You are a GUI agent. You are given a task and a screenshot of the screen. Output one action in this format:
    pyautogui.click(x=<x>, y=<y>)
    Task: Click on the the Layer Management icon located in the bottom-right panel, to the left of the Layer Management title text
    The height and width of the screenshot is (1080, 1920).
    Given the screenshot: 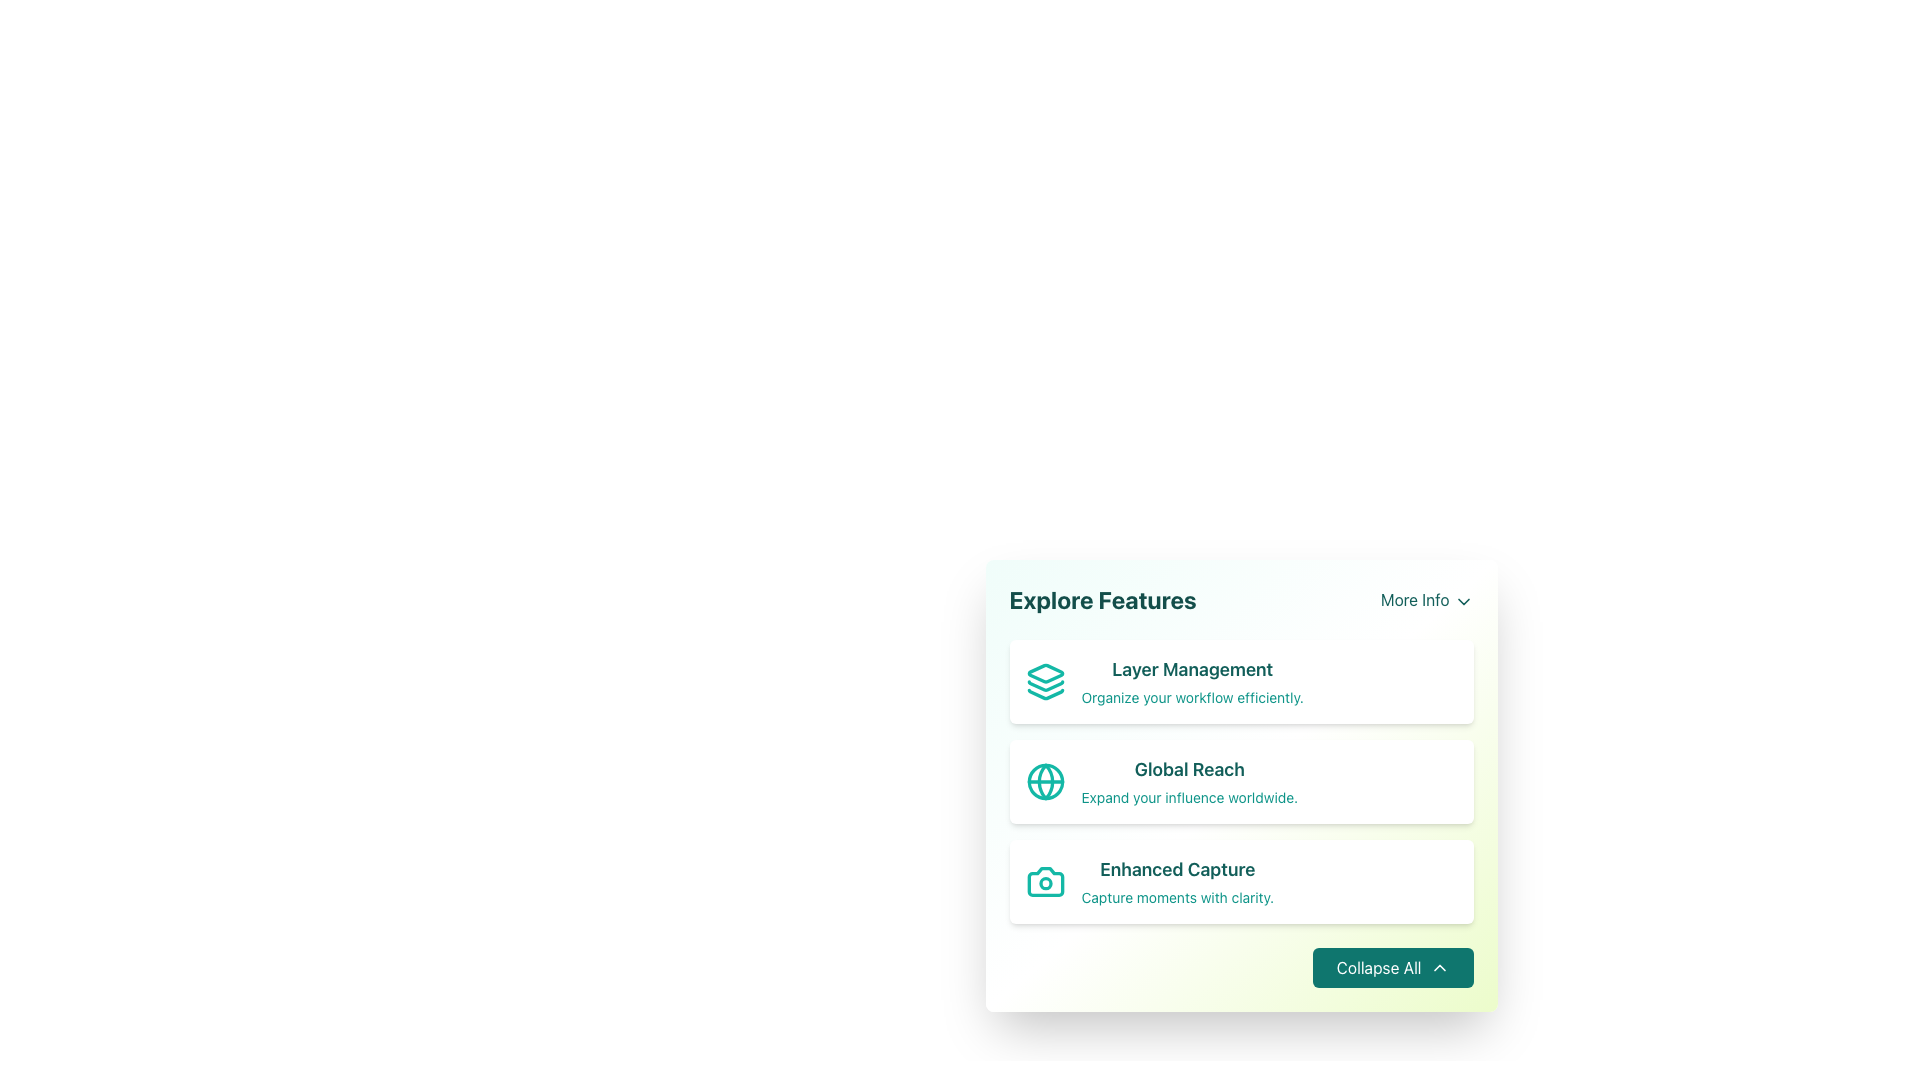 What is the action you would take?
    pyautogui.click(x=1044, y=681)
    